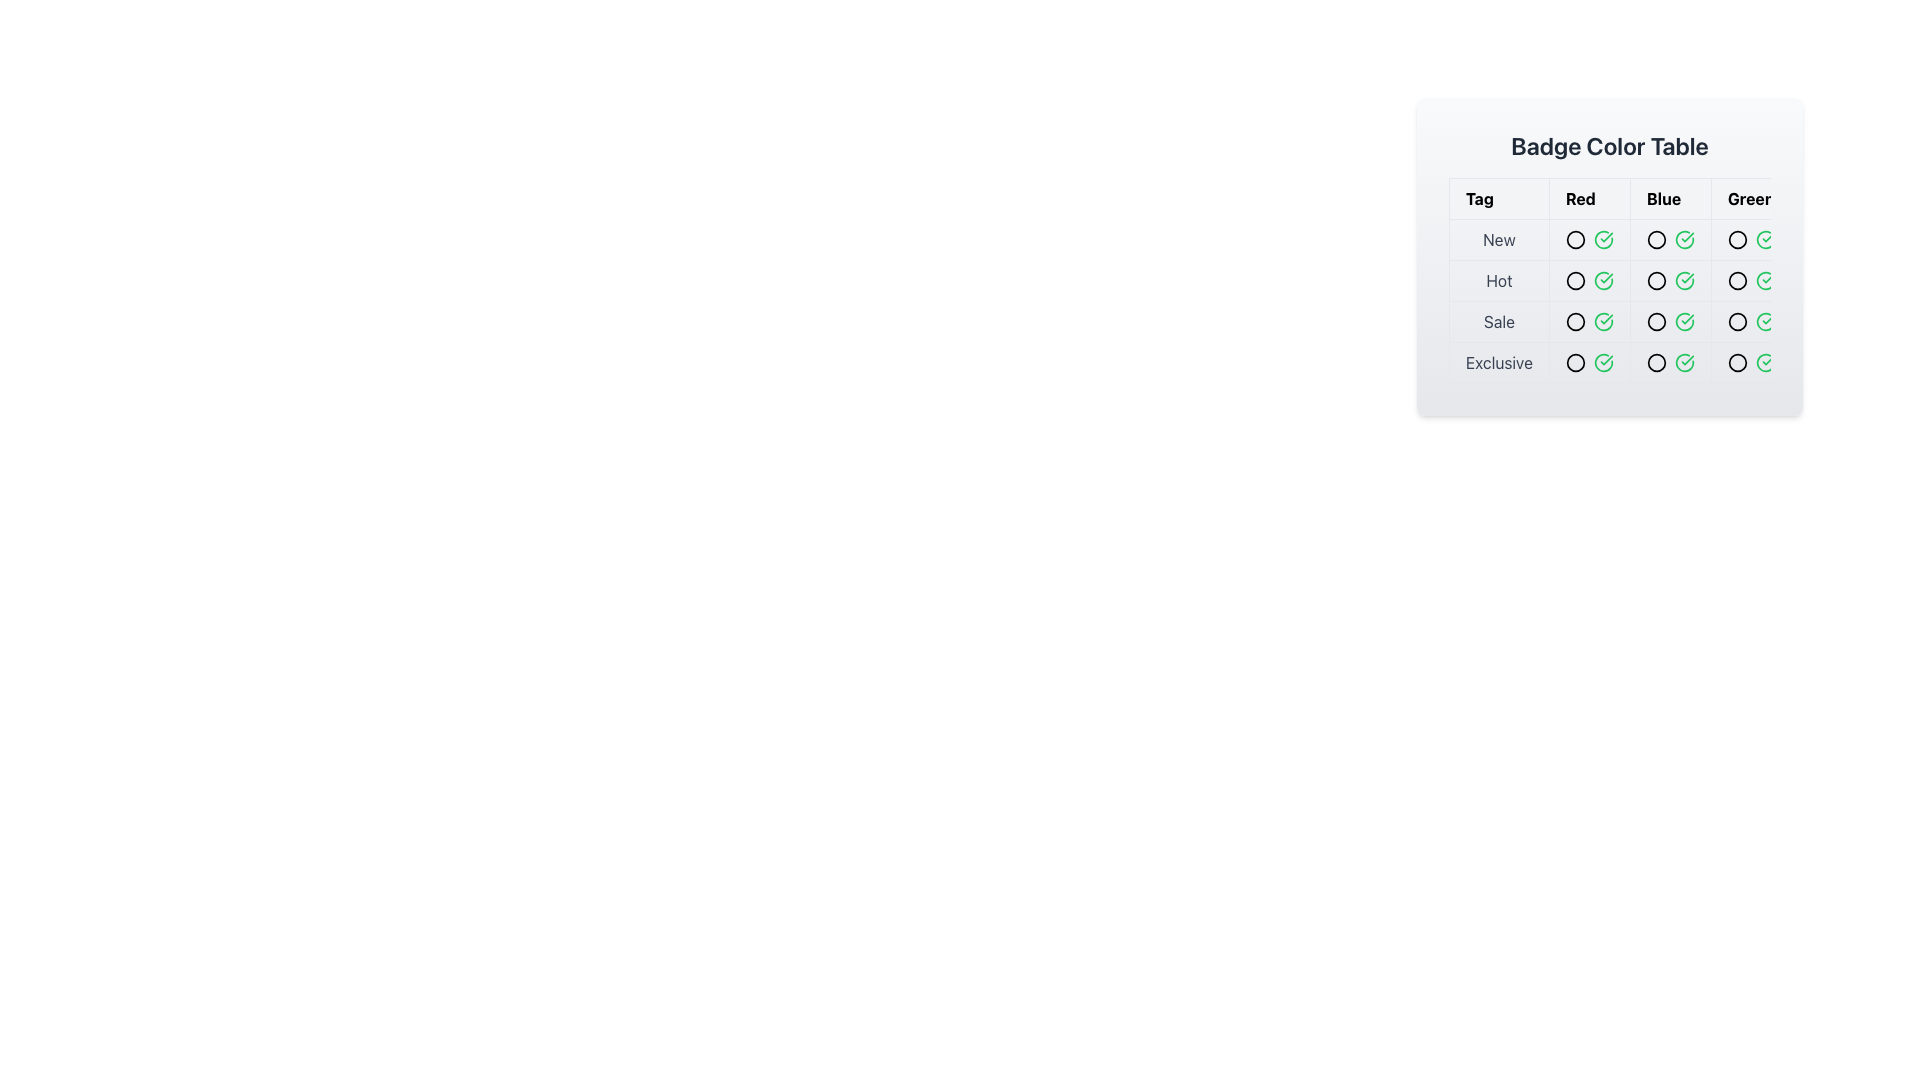  Describe the element at coordinates (1588, 320) in the screenshot. I see `the status of the green checkmark icon in the 'Red' category of the 'Badge Color Table' located in the third row under the 'Sale' label` at that location.